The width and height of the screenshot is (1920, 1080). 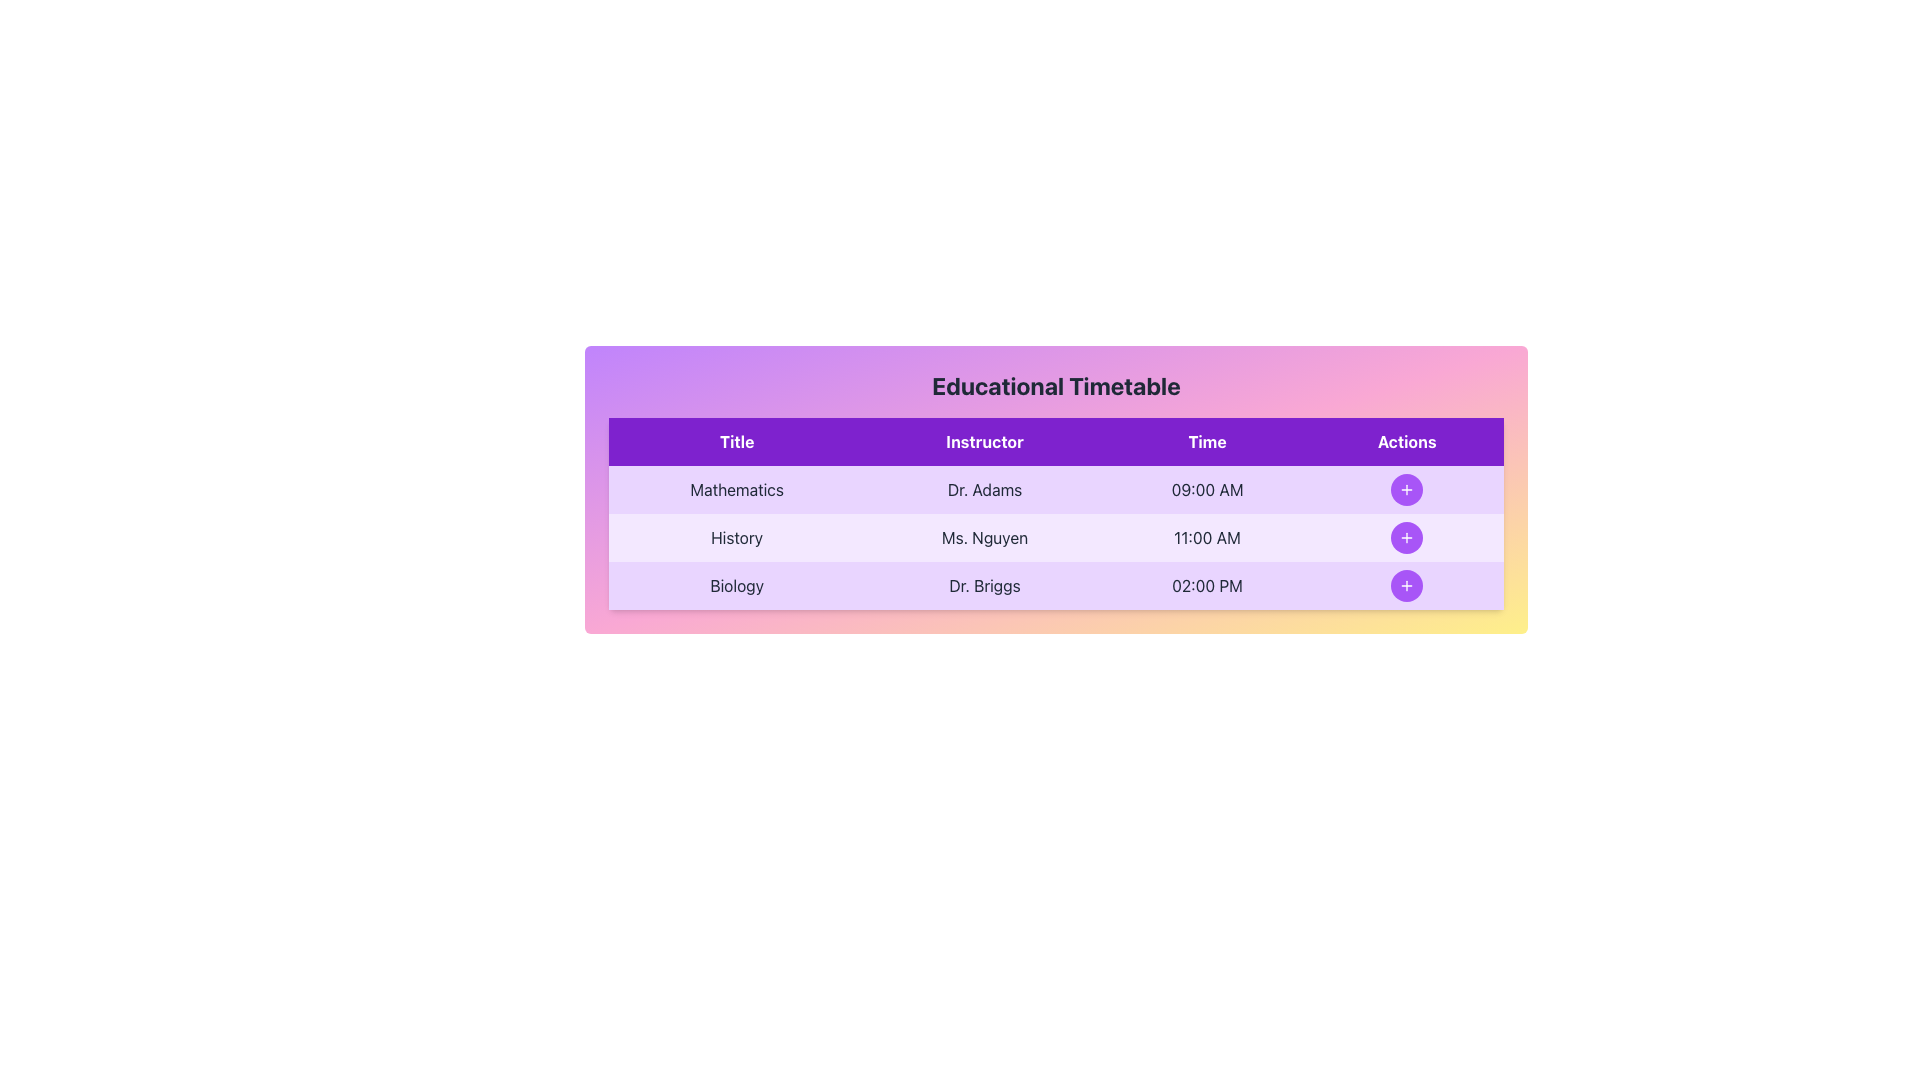 What do you see at coordinates (736, 489) in the screenshot?
I see `the 'Mathematics' text label, which is displayed in a centered alignment within a light purple background, located in the first row, first column of the tabular layout` at bounding box center [736, 489].